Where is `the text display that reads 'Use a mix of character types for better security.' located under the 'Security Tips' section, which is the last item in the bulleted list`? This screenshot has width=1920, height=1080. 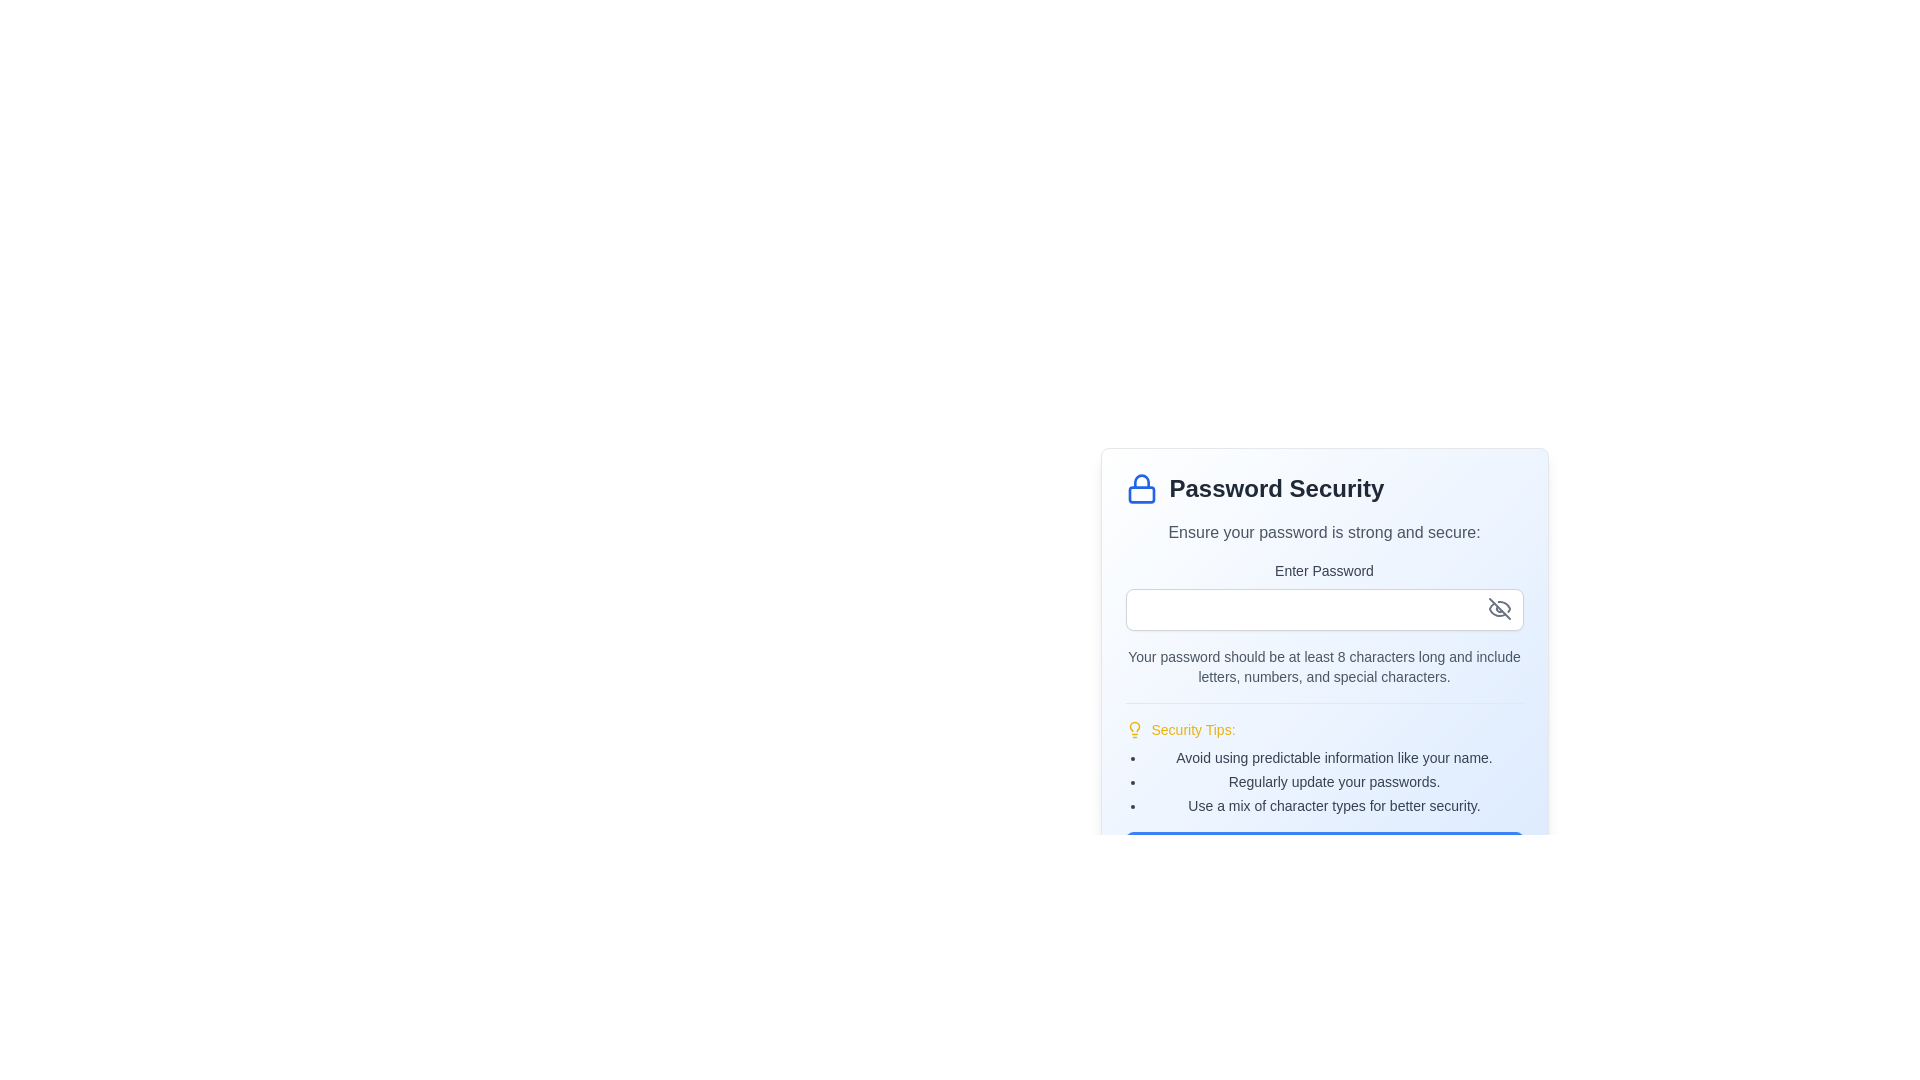 the text display that reads 'Use a mix of character types for better security.' located under the 'Security Tips' section, which is the last item in the bulleted list is located at coordinates (1334, 805).